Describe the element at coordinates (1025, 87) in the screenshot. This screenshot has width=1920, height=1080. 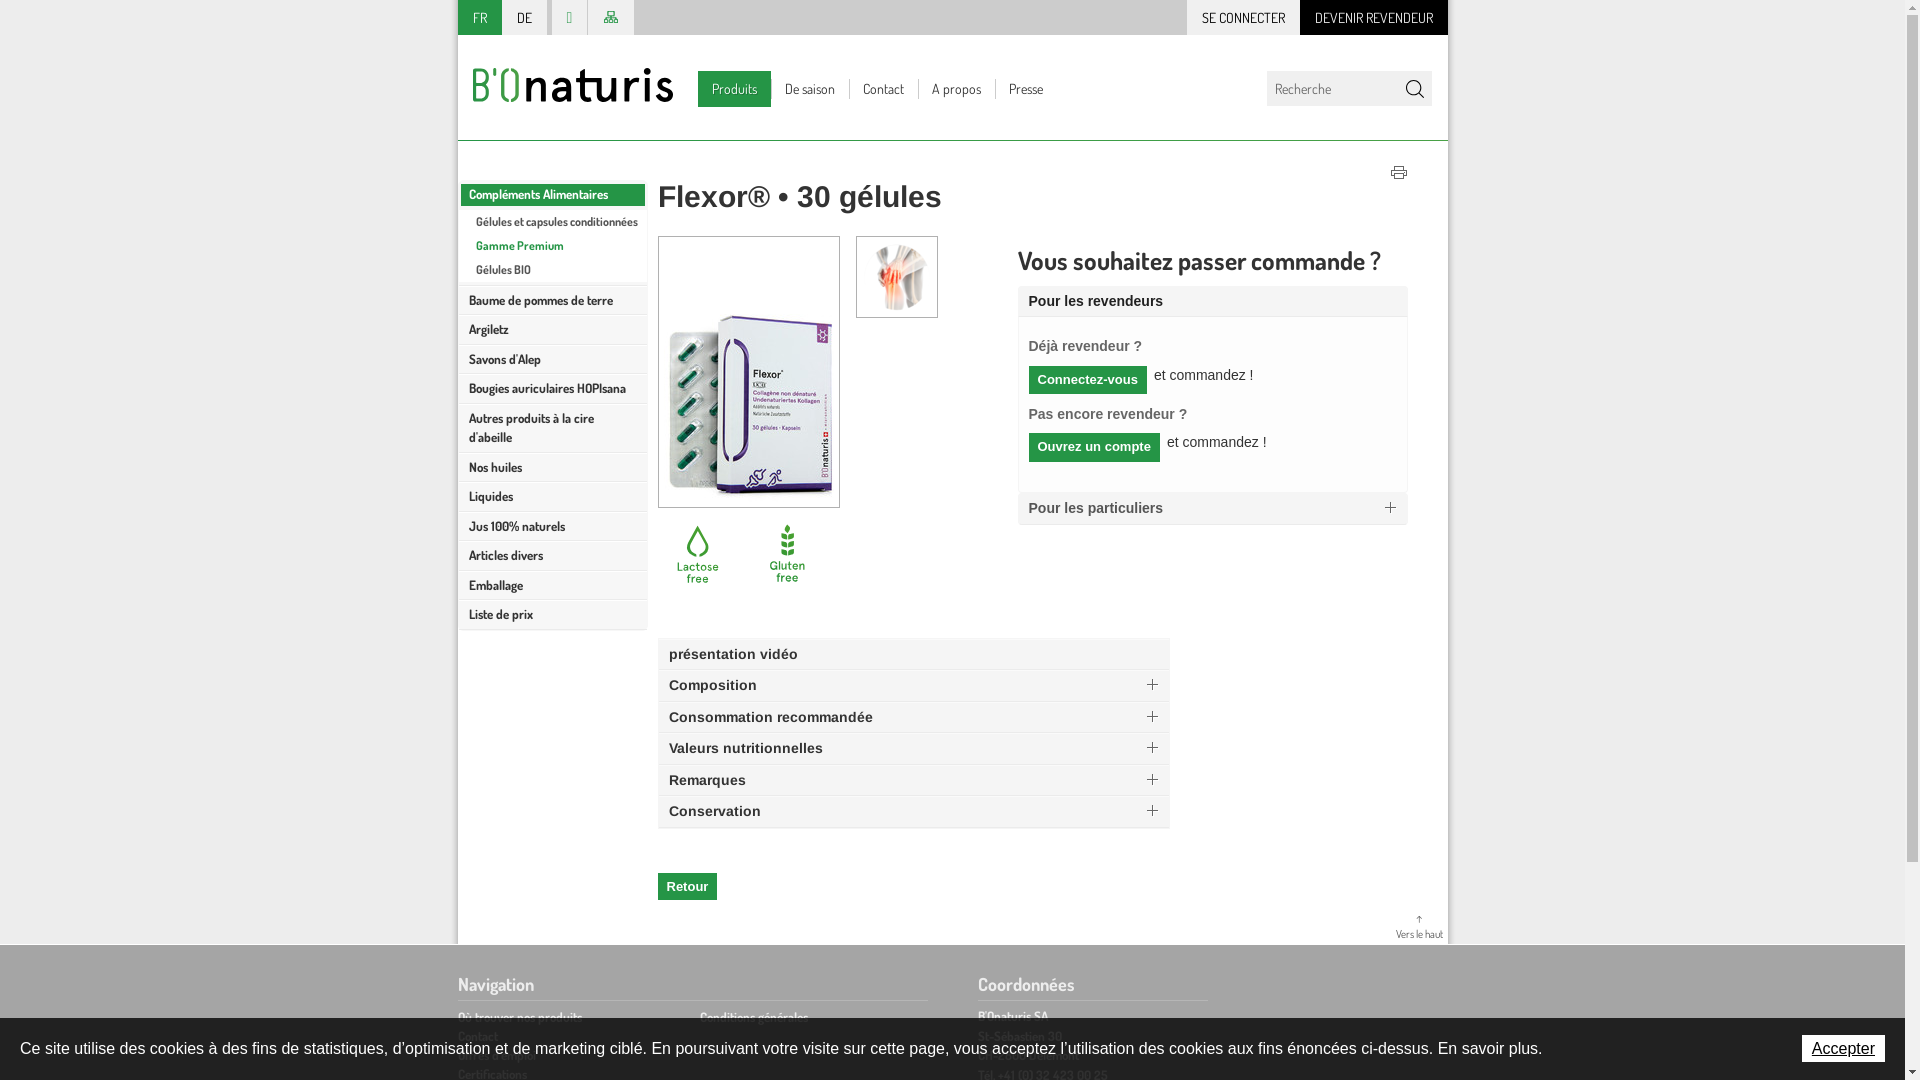
I see `'Presse'` at that location.